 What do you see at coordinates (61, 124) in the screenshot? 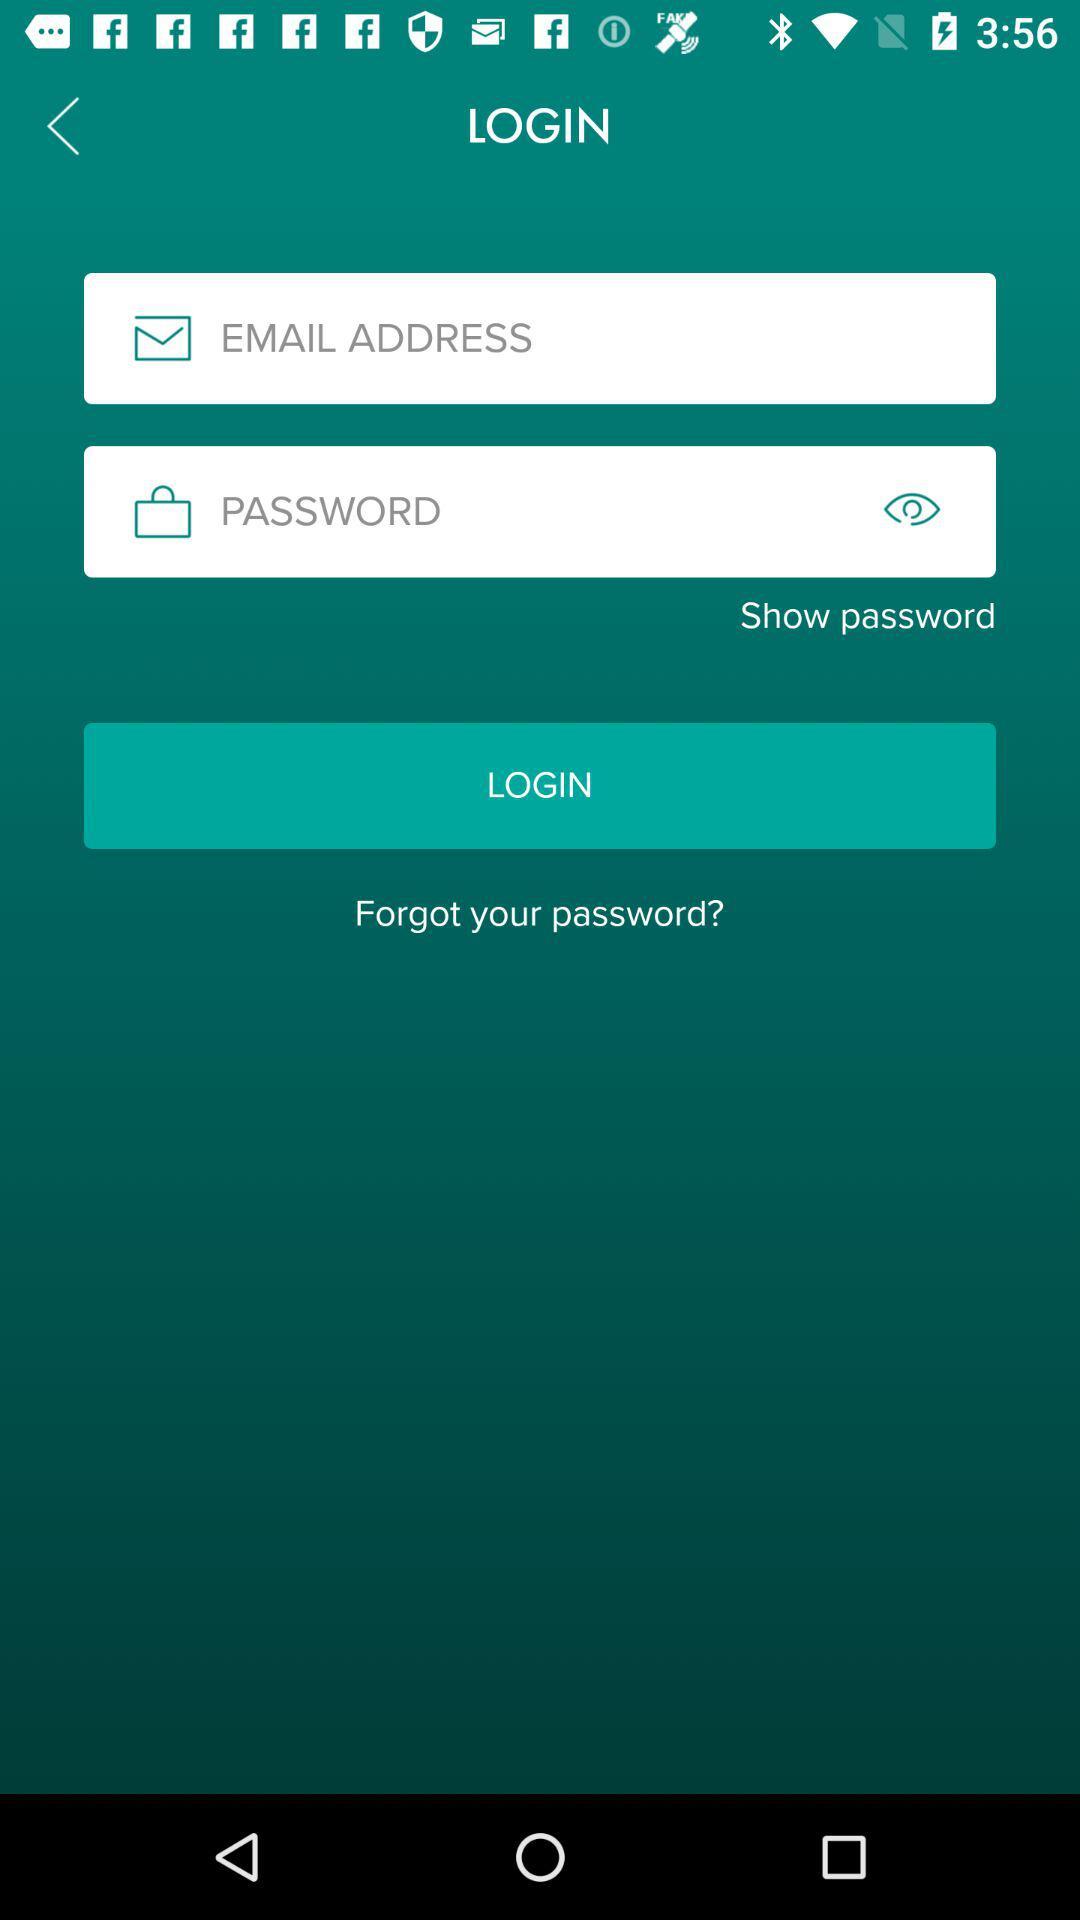
I see `icon to the left of login item` at bounding box center [61, 124].